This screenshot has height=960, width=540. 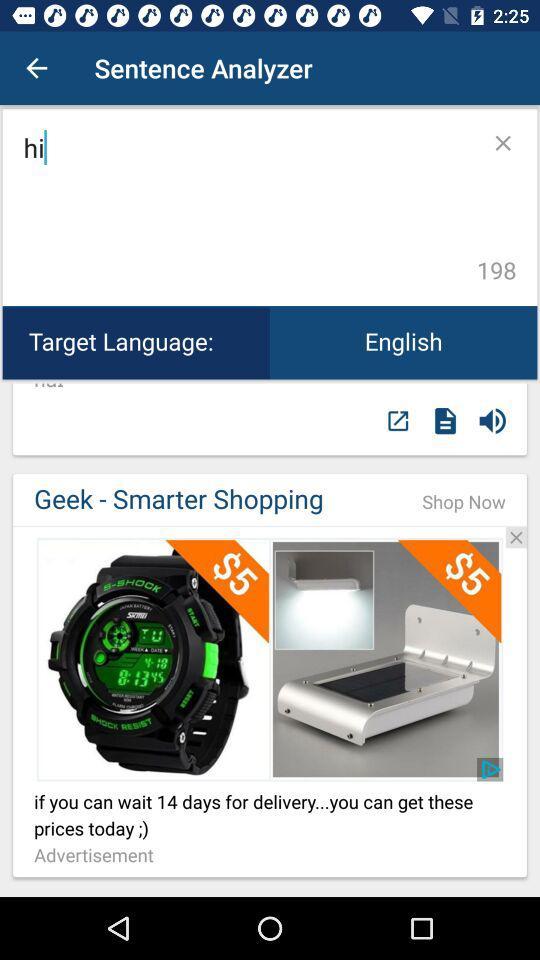 I want to click on the icon to the right of the geek - smarter shopping, so click(x=464, y=501).